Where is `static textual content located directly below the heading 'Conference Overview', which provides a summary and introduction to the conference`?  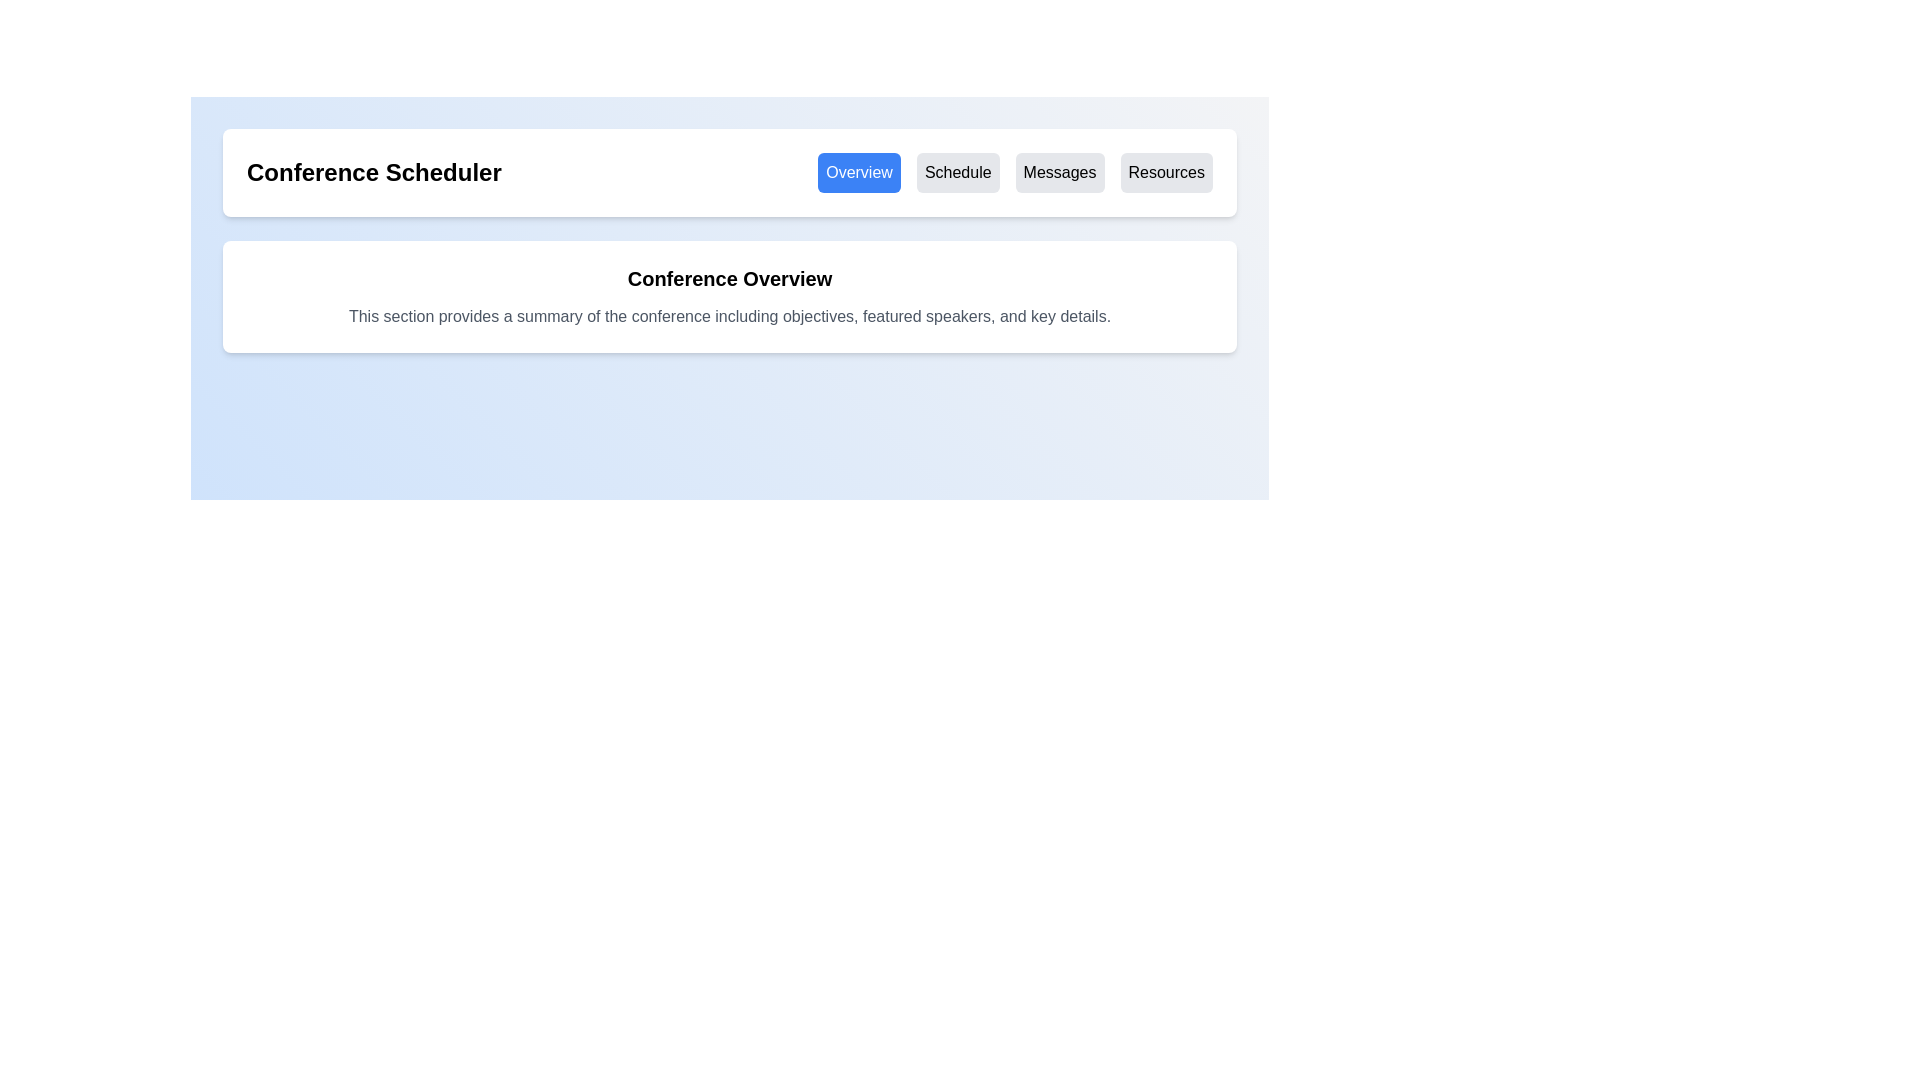 static textual content located directly below the heading 'Conference Overview', which provides a summary and introduction to the conference is located at coordinates (728, 315).